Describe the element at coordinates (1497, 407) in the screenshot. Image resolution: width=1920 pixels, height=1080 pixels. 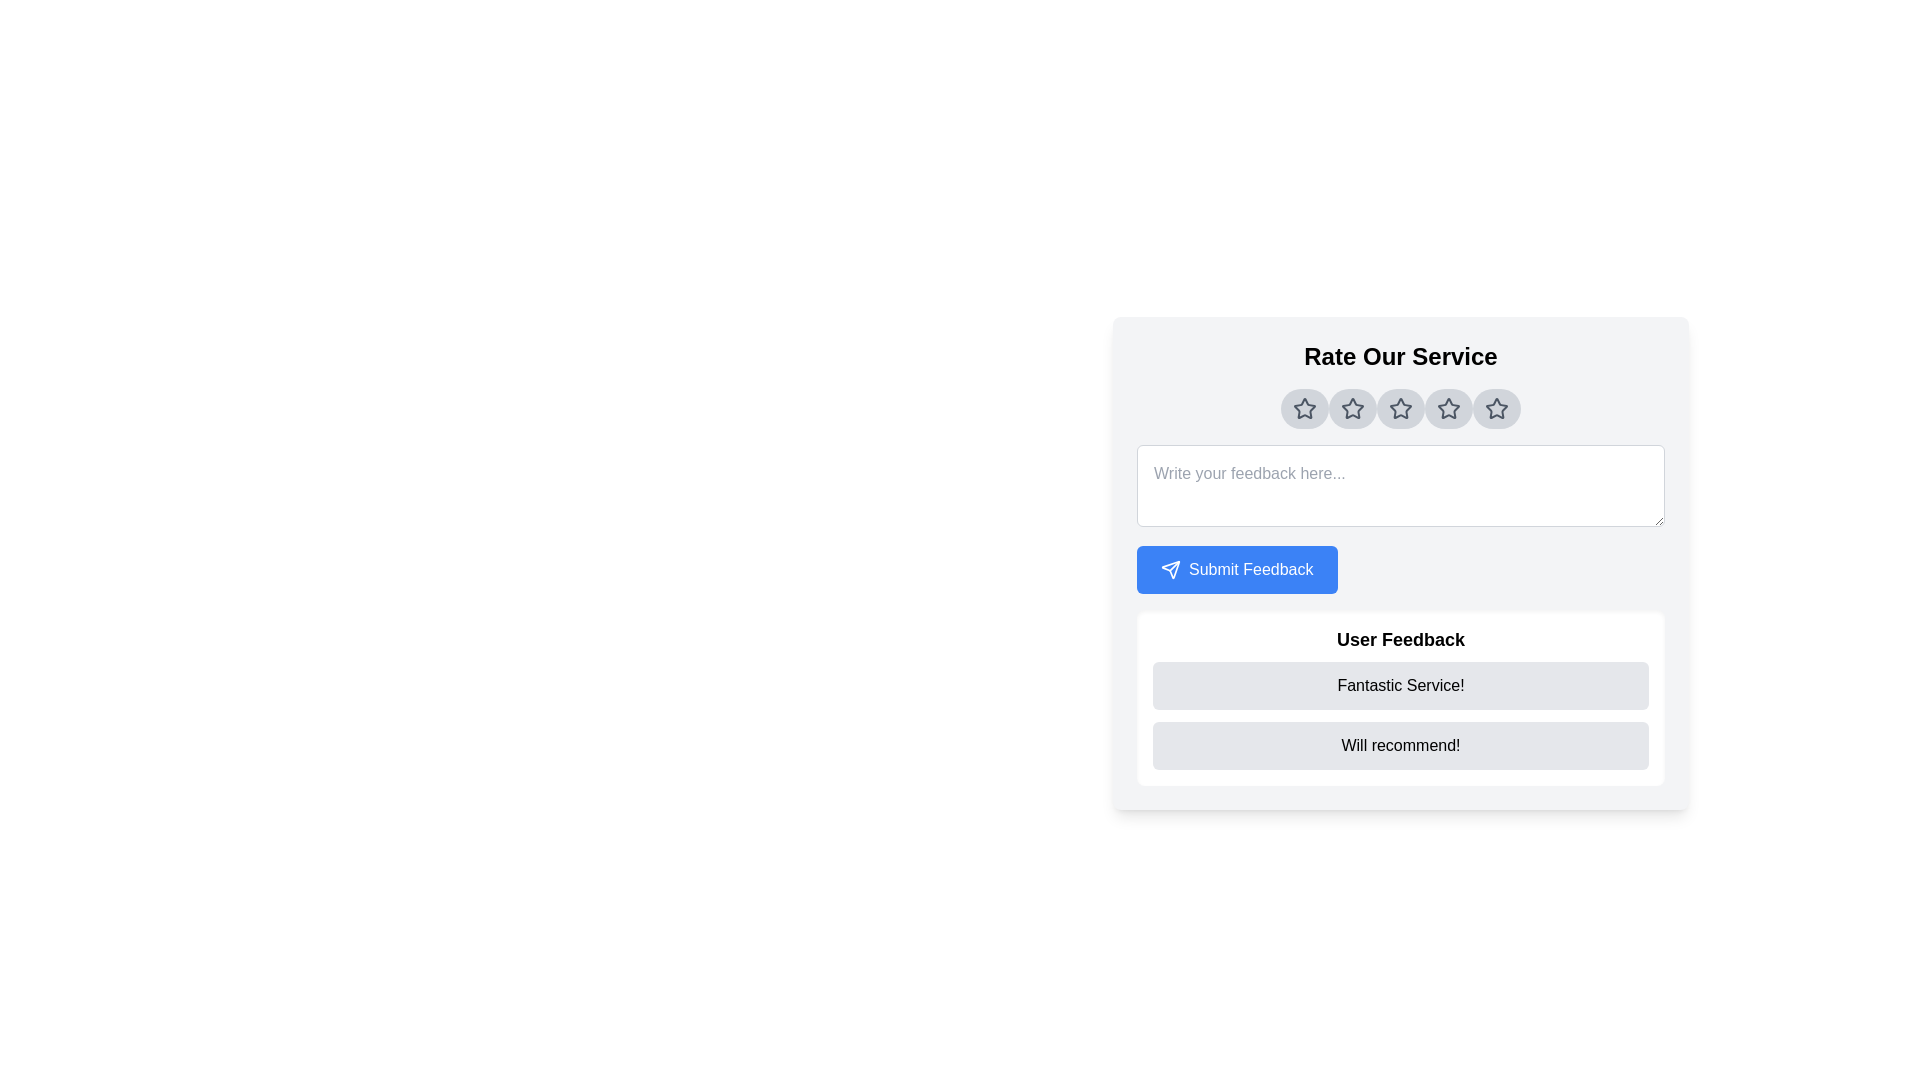
I see `the fifth star icon in the top center of the interface` at that location.